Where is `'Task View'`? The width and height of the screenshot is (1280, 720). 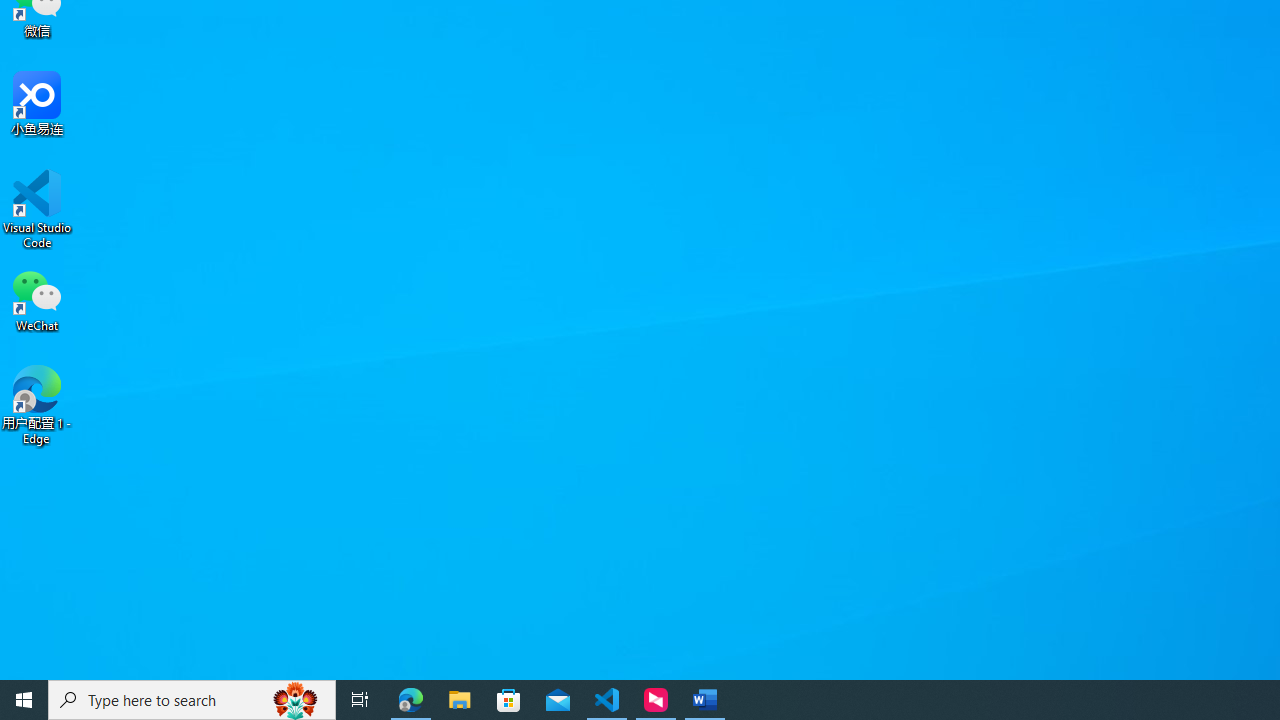 'Task View' is located at coordinates (359, 698).